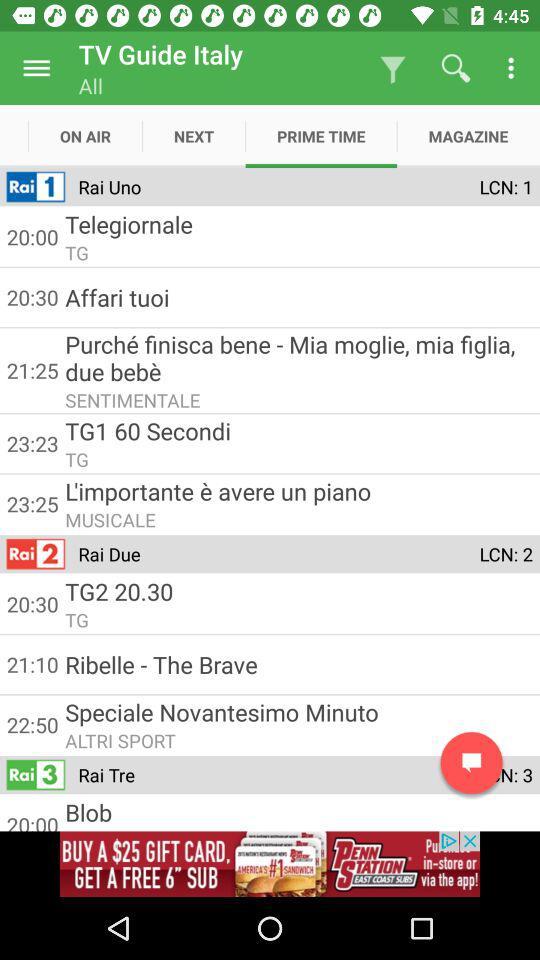  Describe the element at coordinates (270, 863) in the screenshot. I see `visit advertiser website` at that location.